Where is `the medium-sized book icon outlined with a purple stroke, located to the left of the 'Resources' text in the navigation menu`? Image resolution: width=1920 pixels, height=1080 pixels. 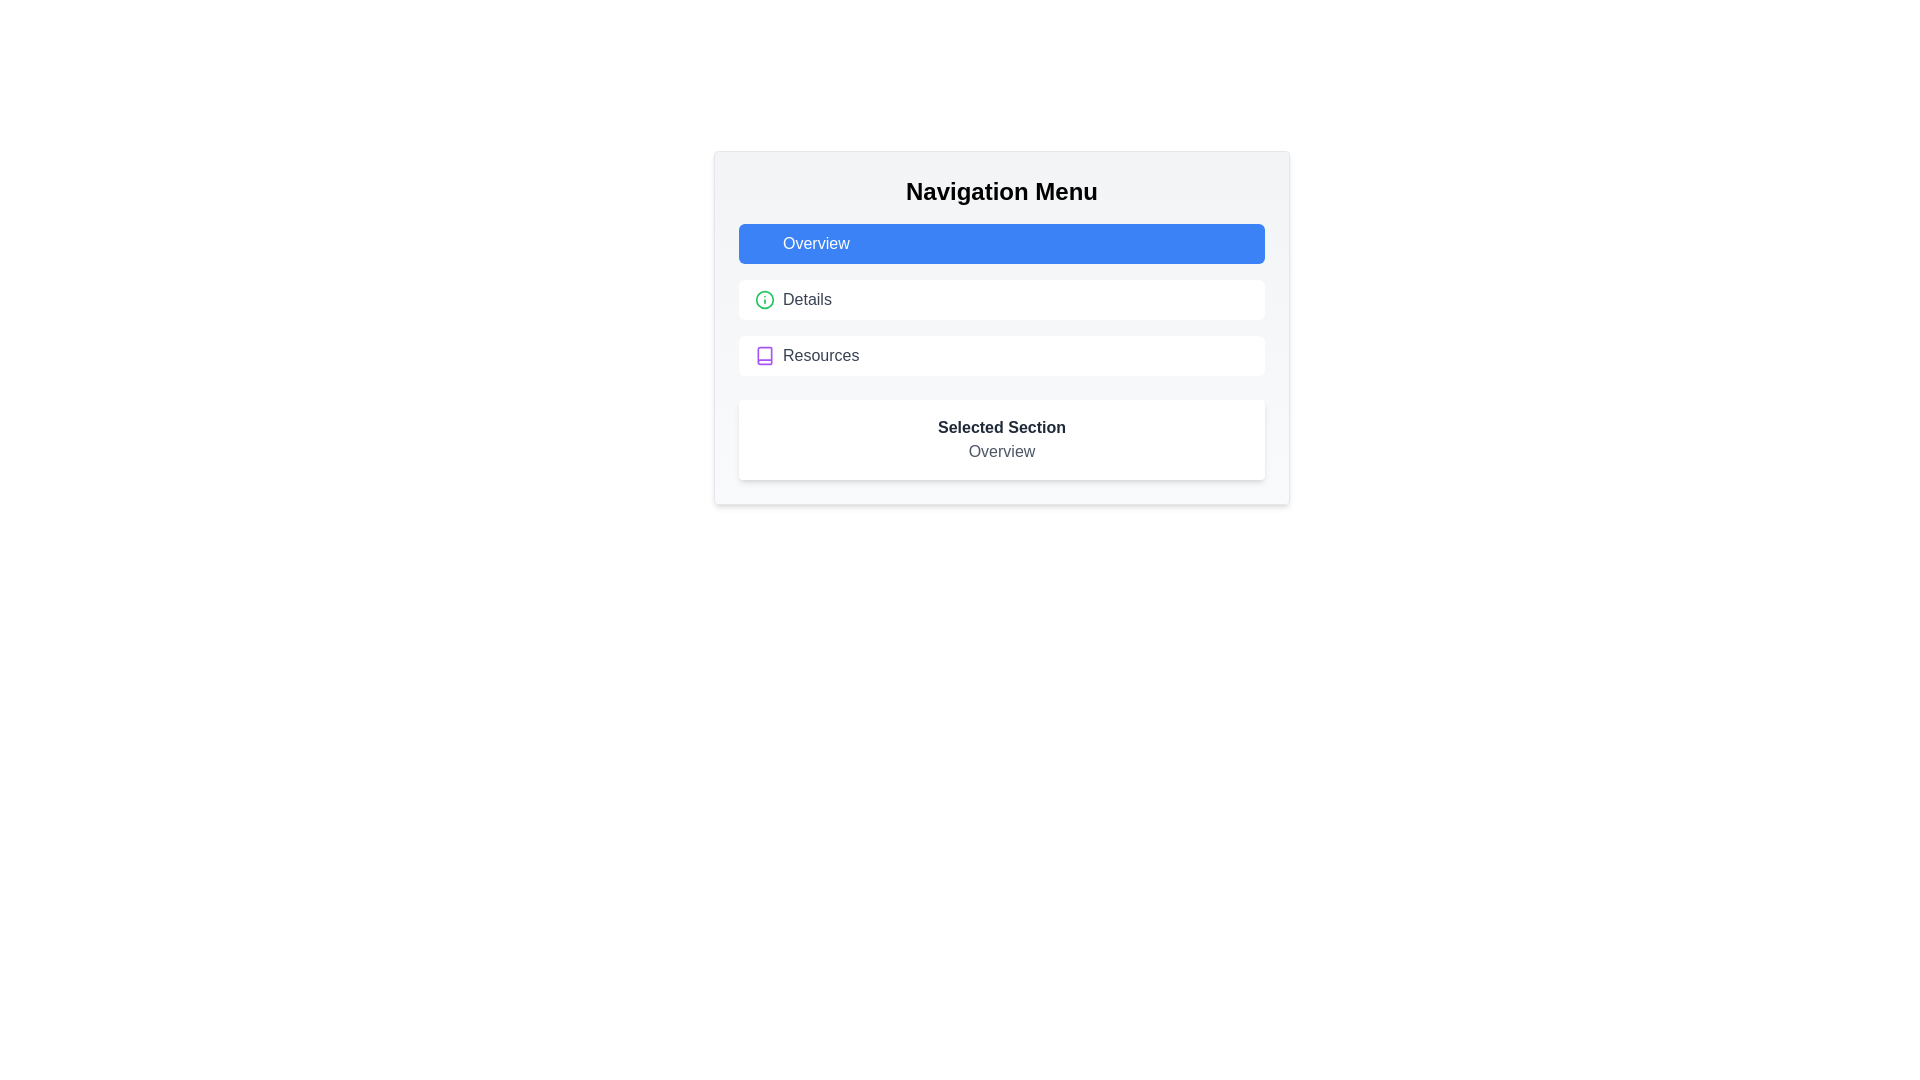
the medium-sized book icon outlined with a purple stroke, located to the left of the 'Resources' text in the navigation menu is located at coordinates (763, 354).